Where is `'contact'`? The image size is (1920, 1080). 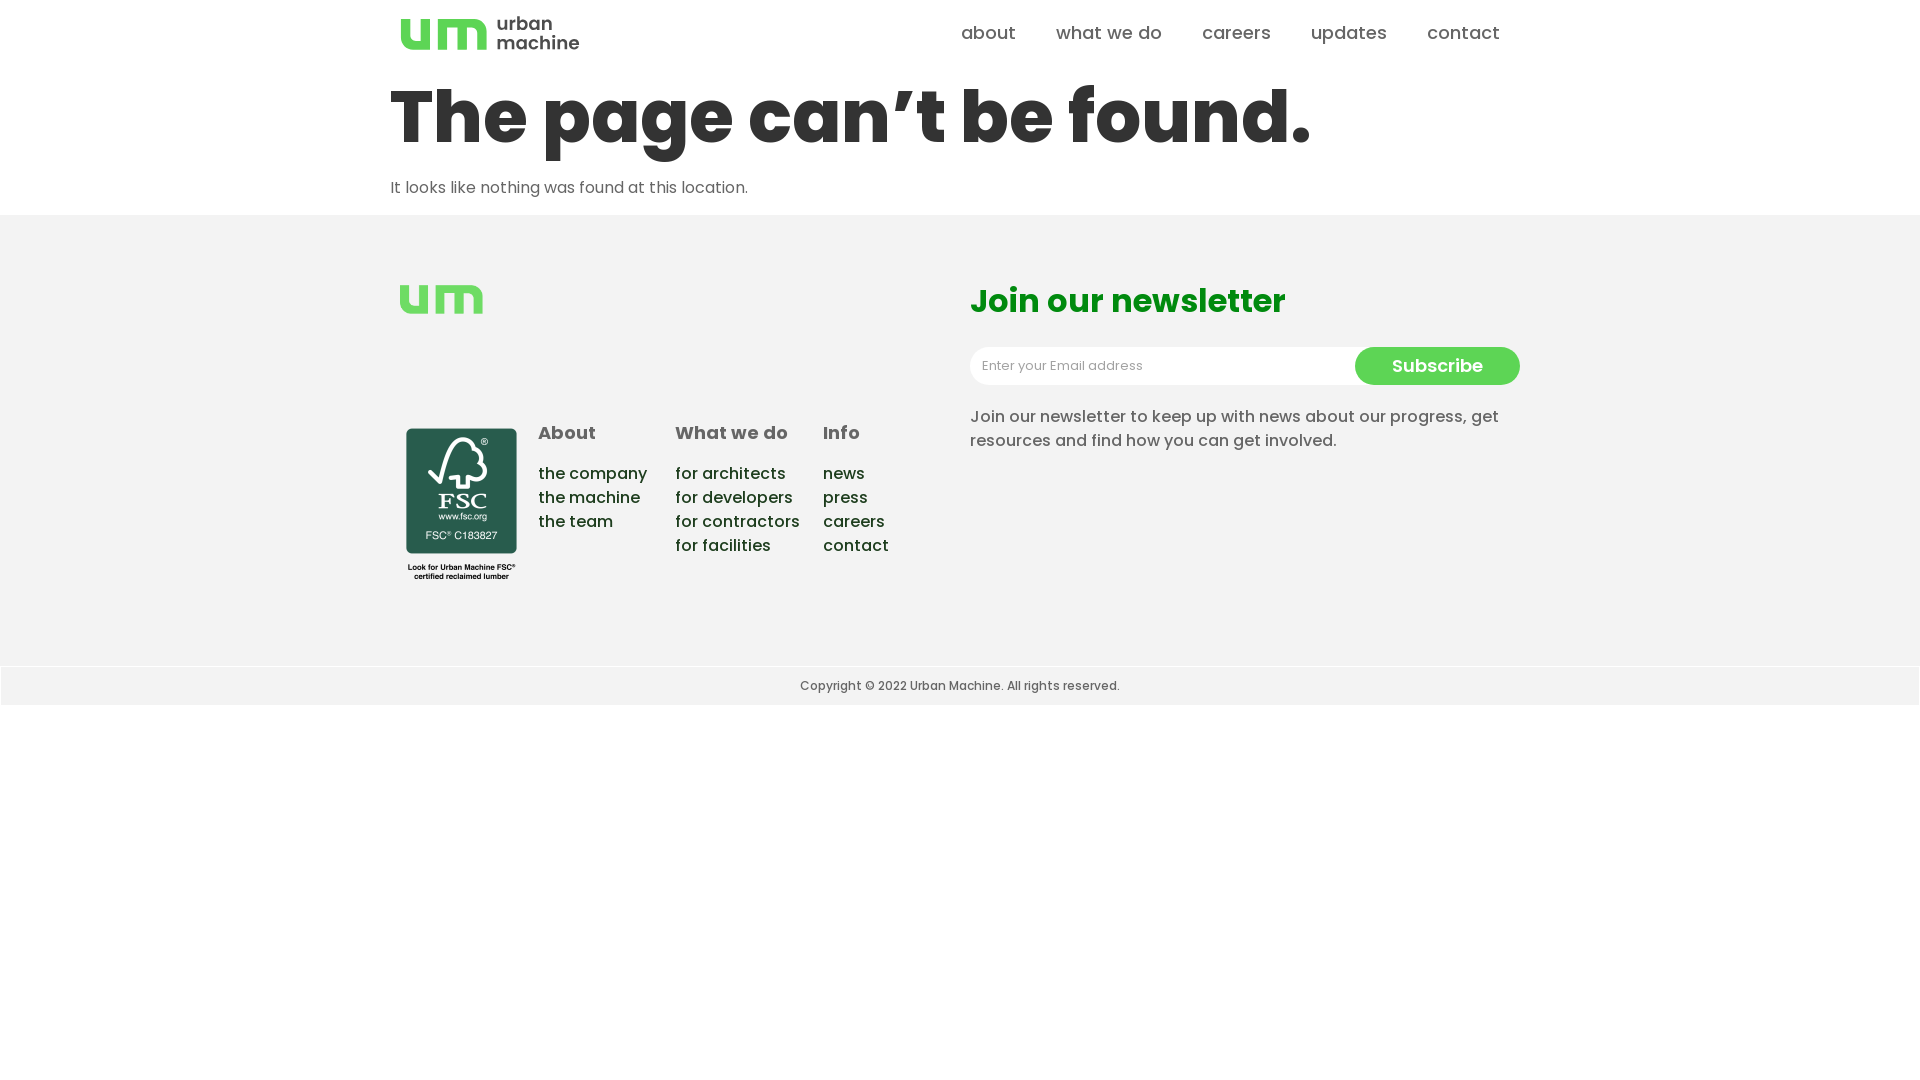 'contact' is located at coordinates (821, 545).